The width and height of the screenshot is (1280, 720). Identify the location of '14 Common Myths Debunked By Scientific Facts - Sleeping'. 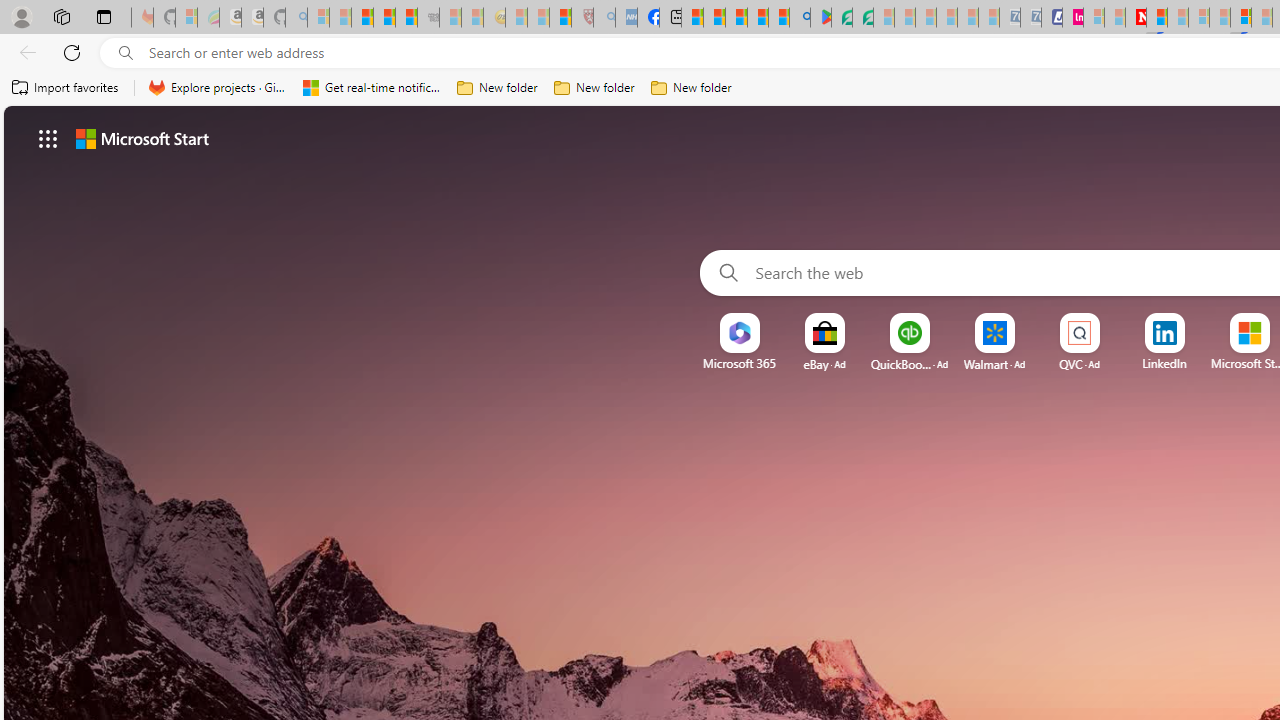
(1177, 17).